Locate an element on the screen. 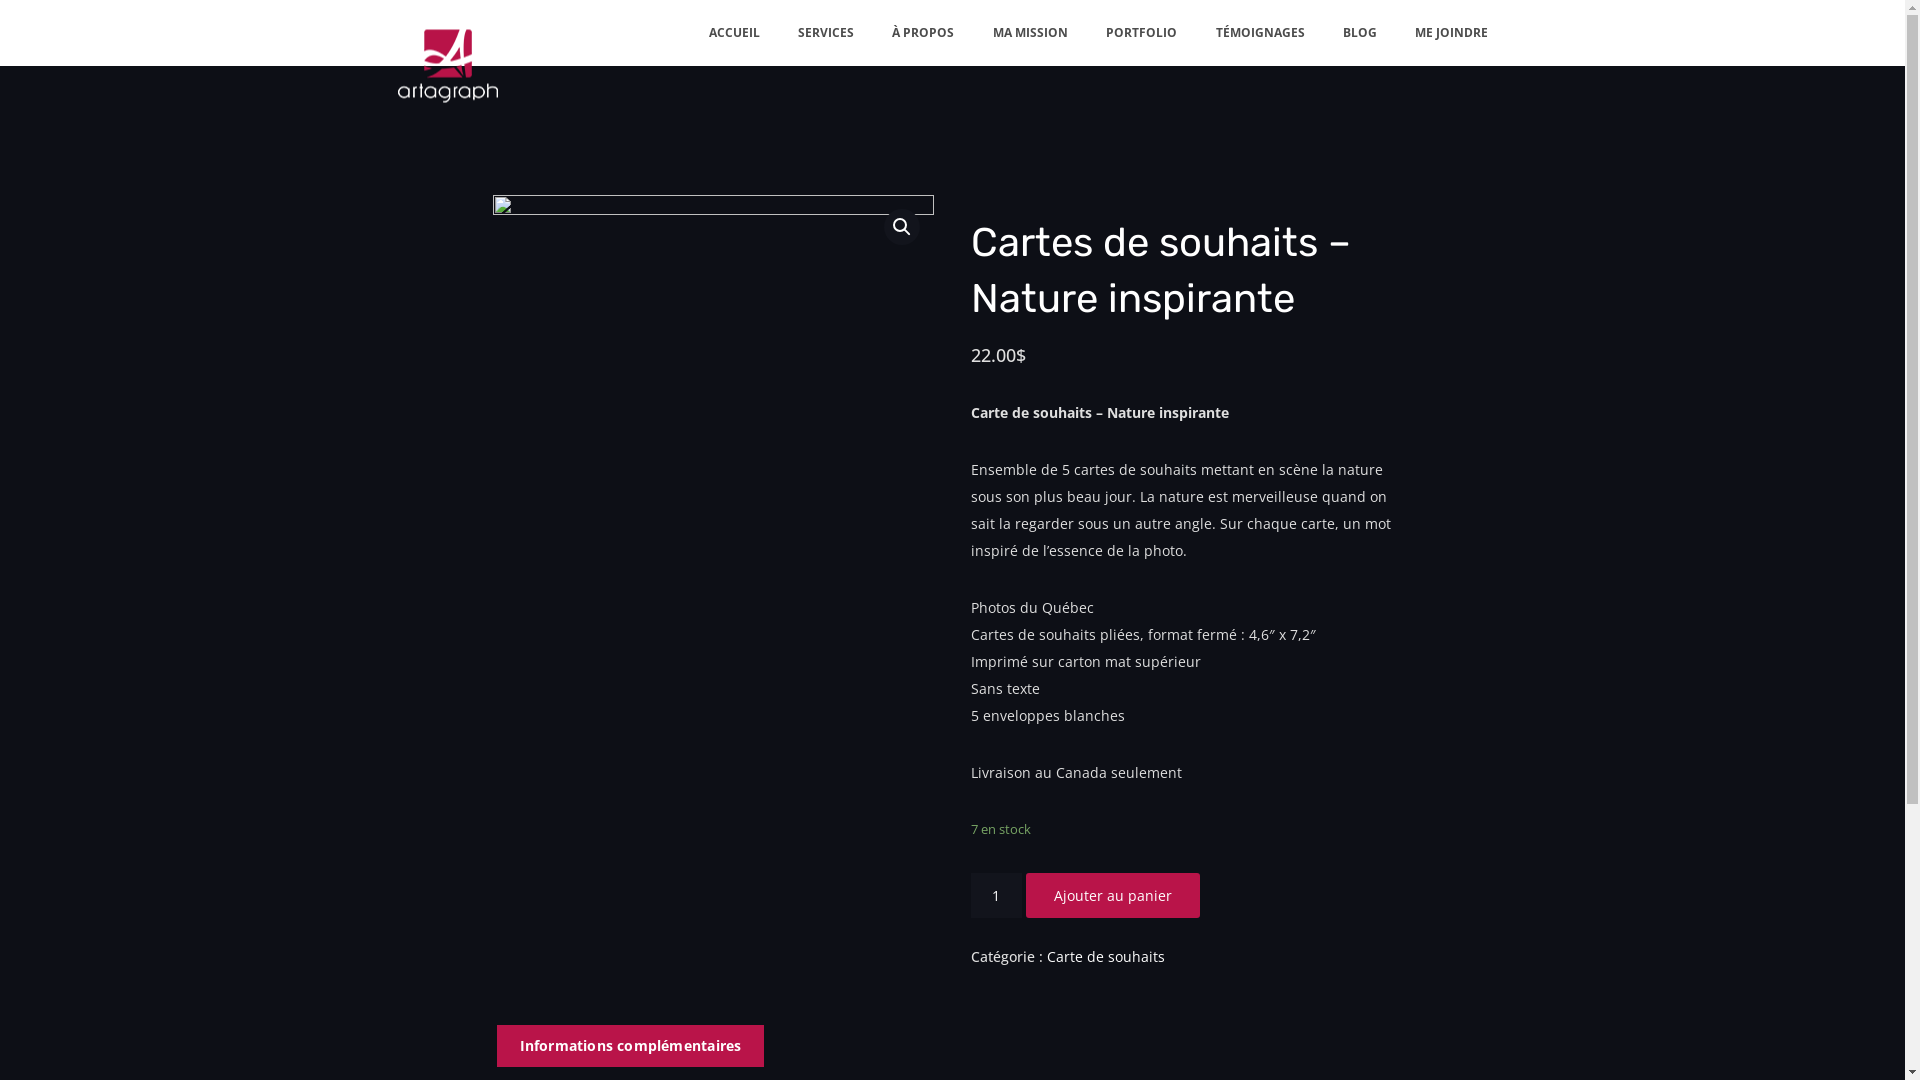 This screenshot has width=1920, height=1080. 'ME JOINDRE' is located at coordinates (1451, 33).